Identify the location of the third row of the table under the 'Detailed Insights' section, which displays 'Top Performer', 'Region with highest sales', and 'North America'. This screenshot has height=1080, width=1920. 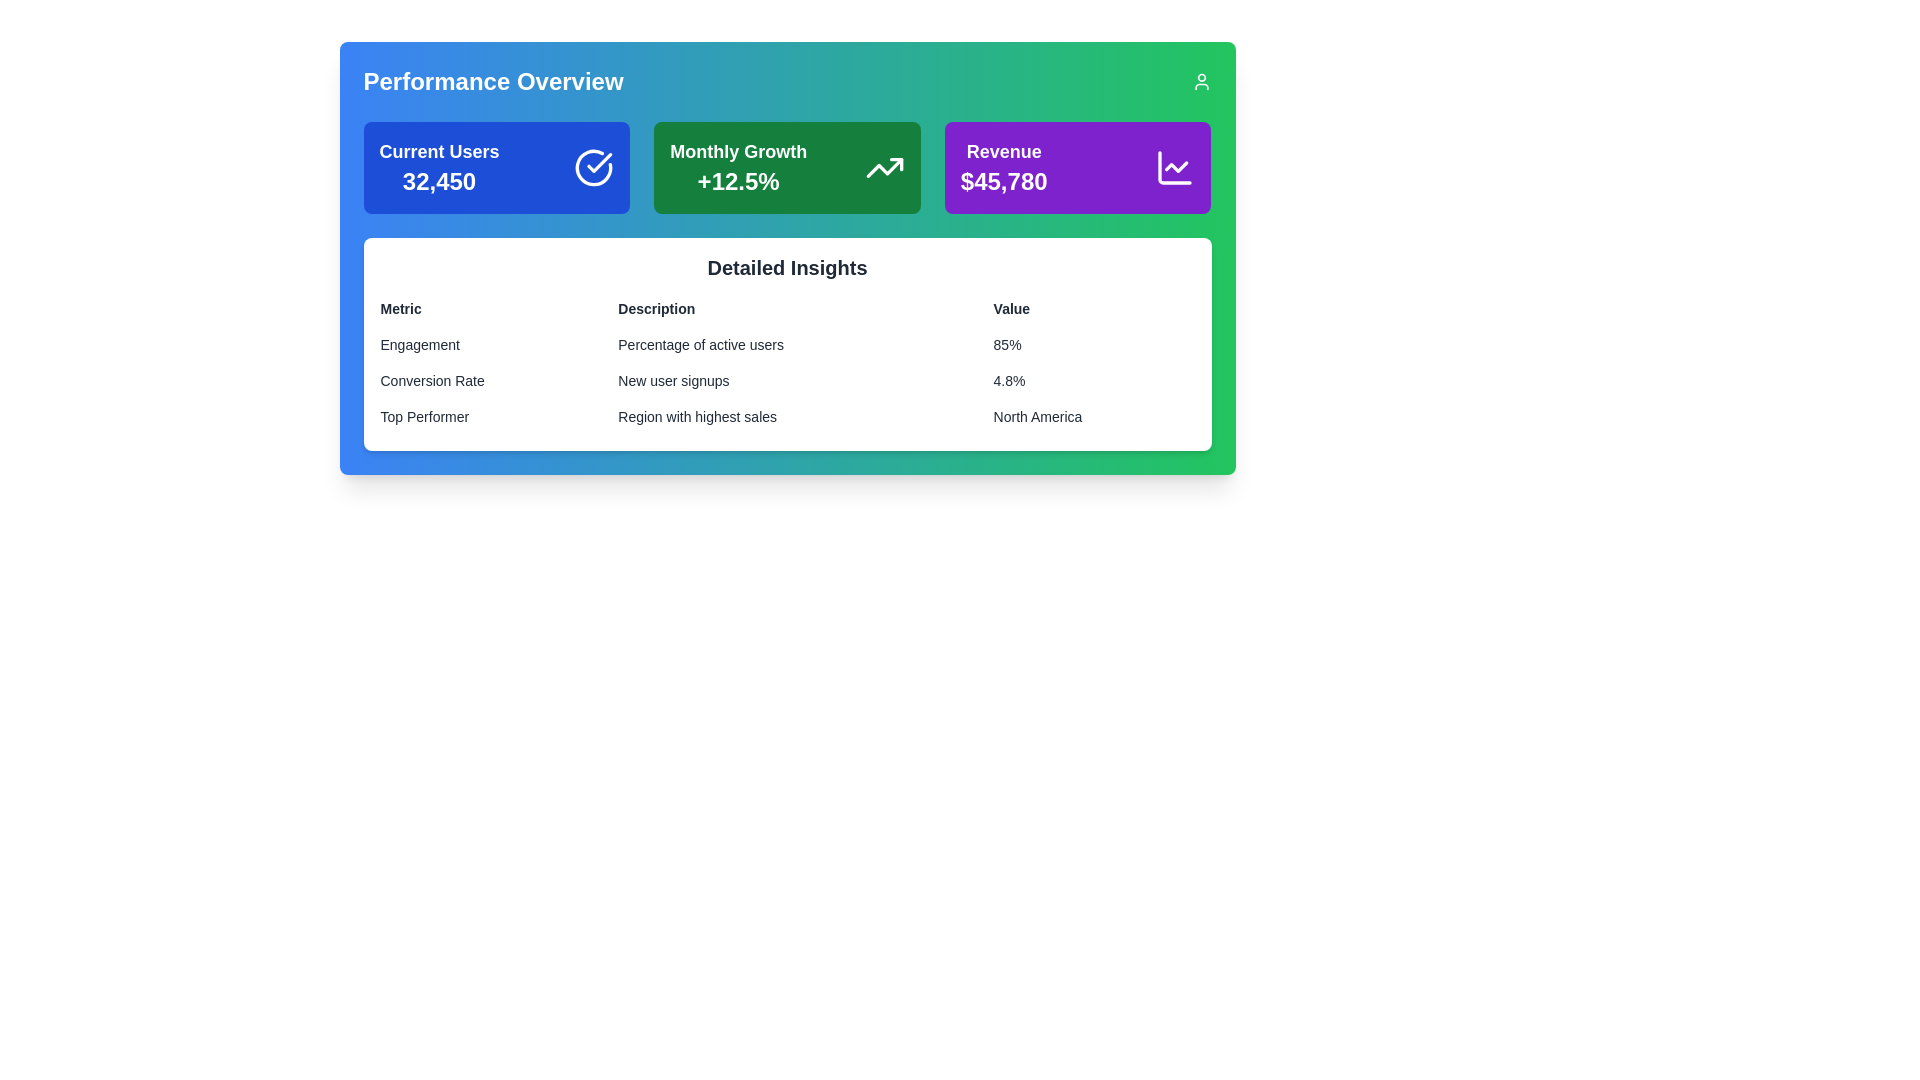
(786, 415).